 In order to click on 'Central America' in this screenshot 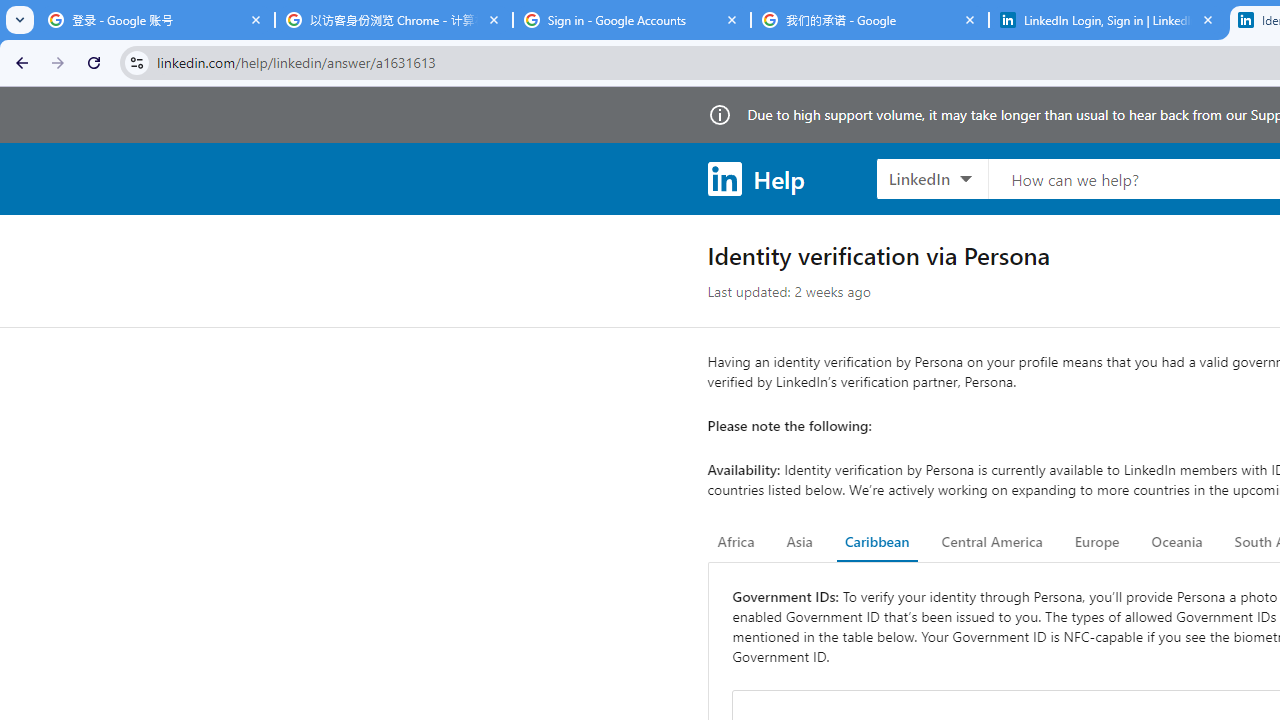, I will do `click(992, 542)`.